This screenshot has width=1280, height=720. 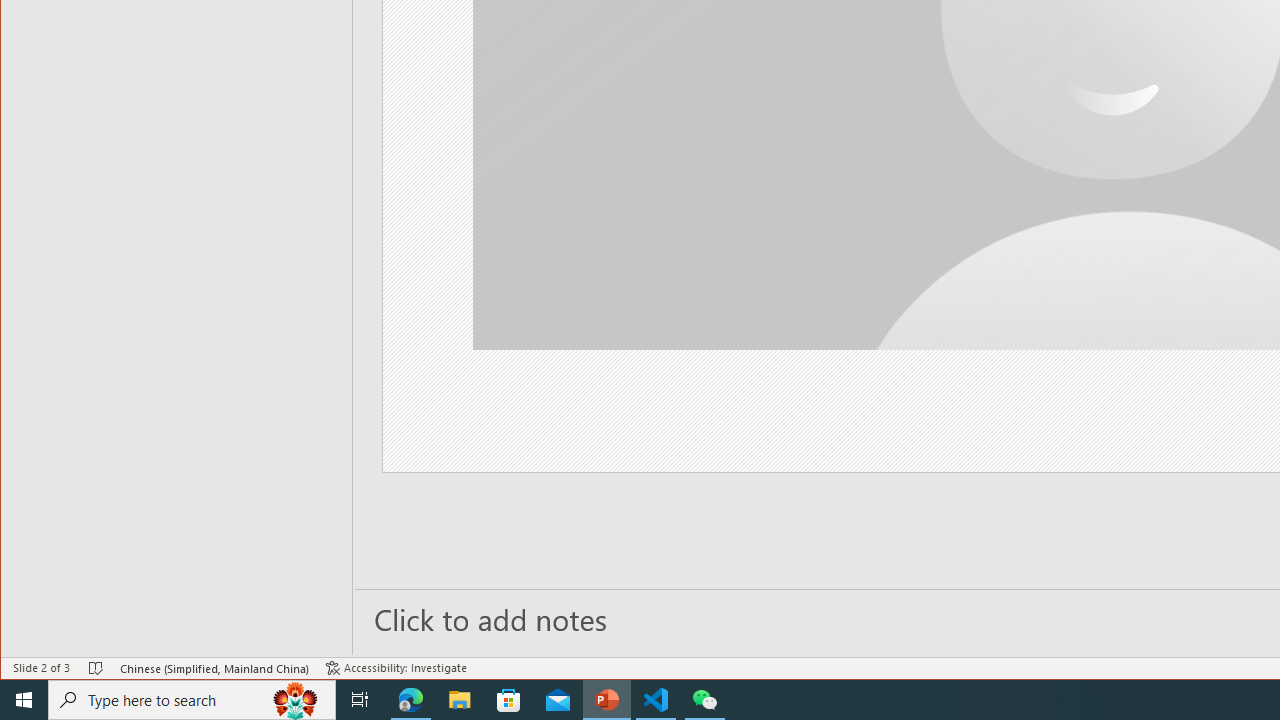 What do you see at coordinates (606, 698) in the screenshot?
I see `'PowerPoint - 1 running window'` at bounding box center [606, 698].